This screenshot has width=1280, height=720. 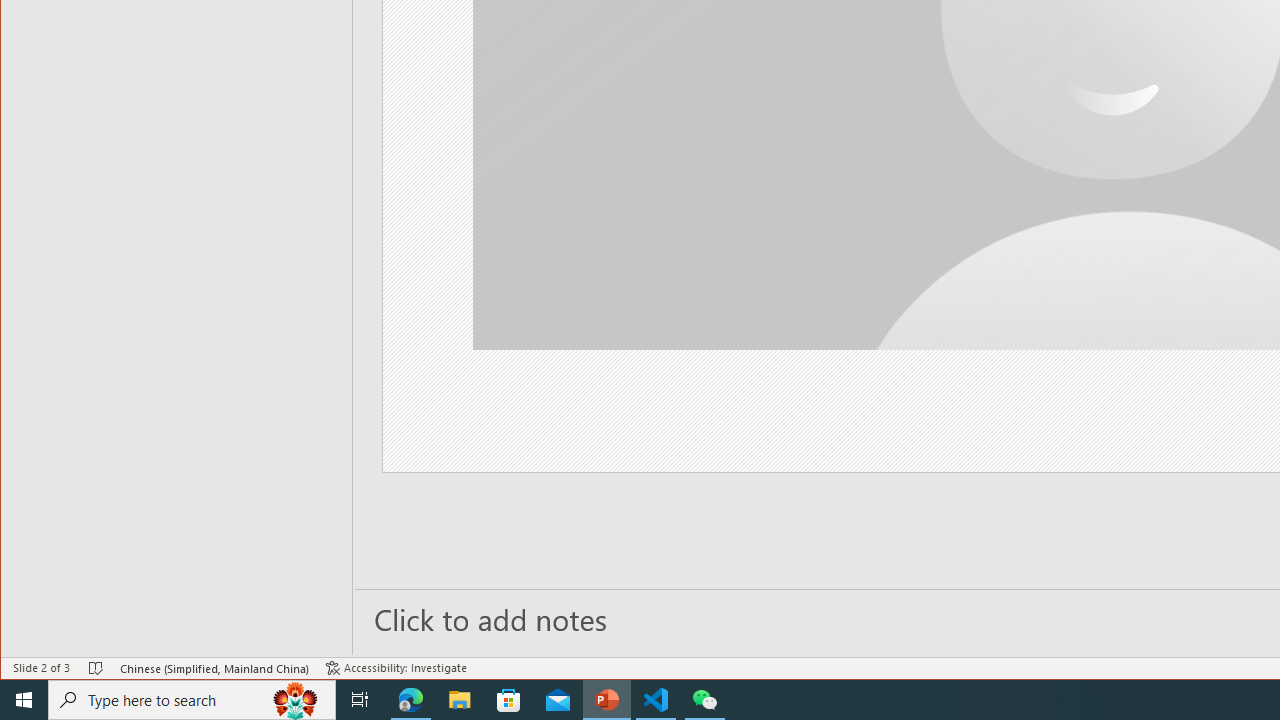 What do you see at coordinates (606, 698) in the screenshot?
I see `'PowerPoint - 1 running window'` at bounding box center [606, 698].